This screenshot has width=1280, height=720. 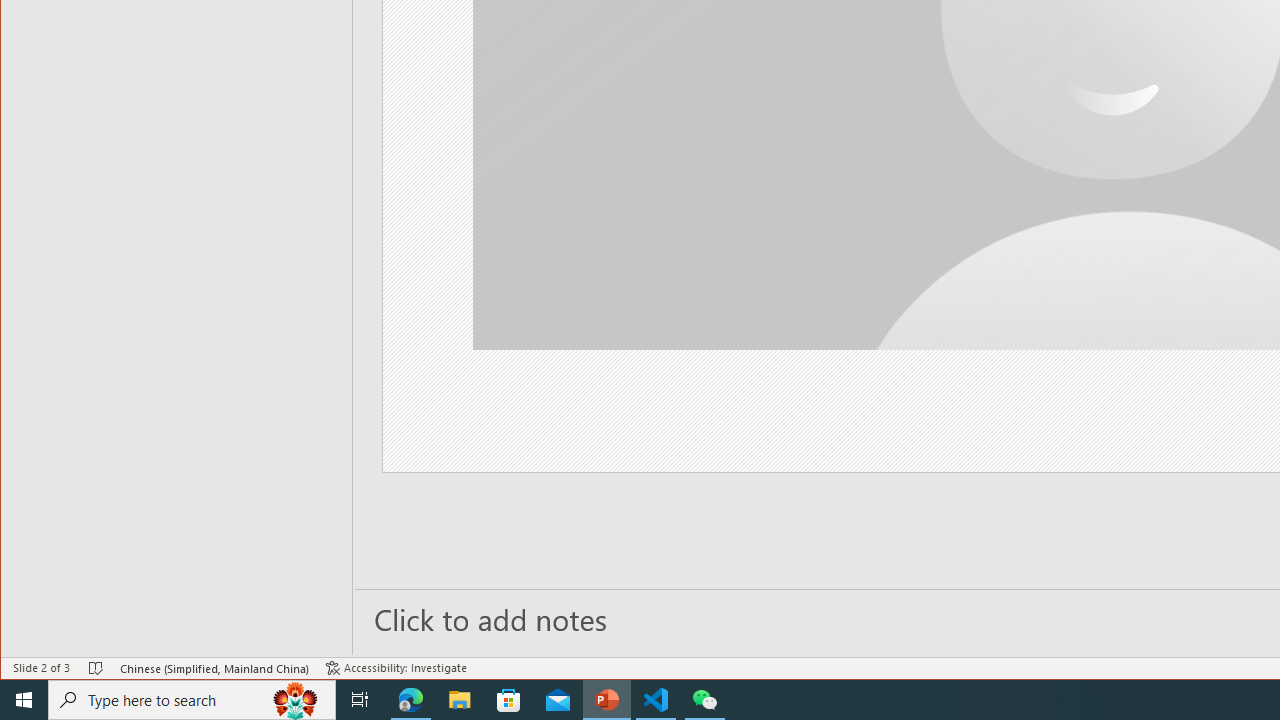 What do you see at coordinates (606, 698) in the screenshot?
I see `'PowerPoint - 1 running window'` at bounding box center [606, 698].